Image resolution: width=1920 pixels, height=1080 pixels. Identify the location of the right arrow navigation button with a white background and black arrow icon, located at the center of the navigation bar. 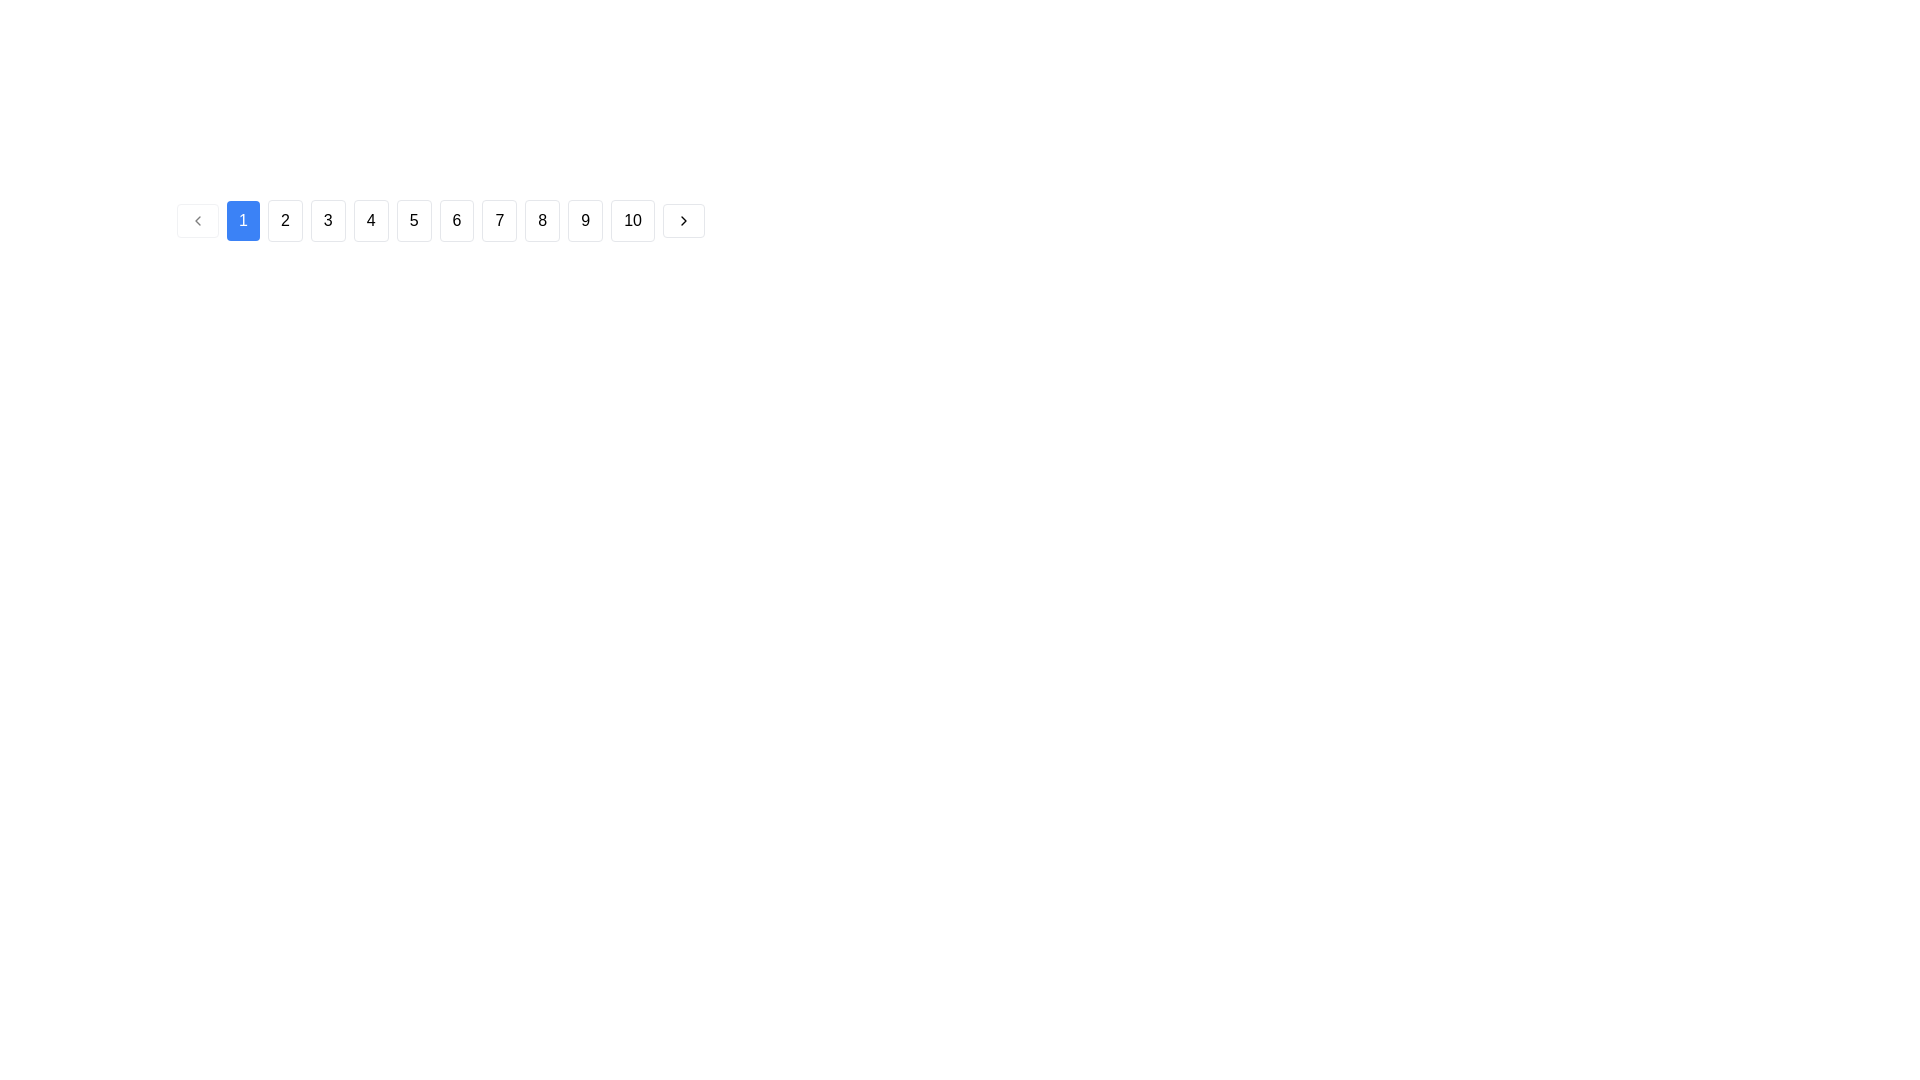
(683, 220).